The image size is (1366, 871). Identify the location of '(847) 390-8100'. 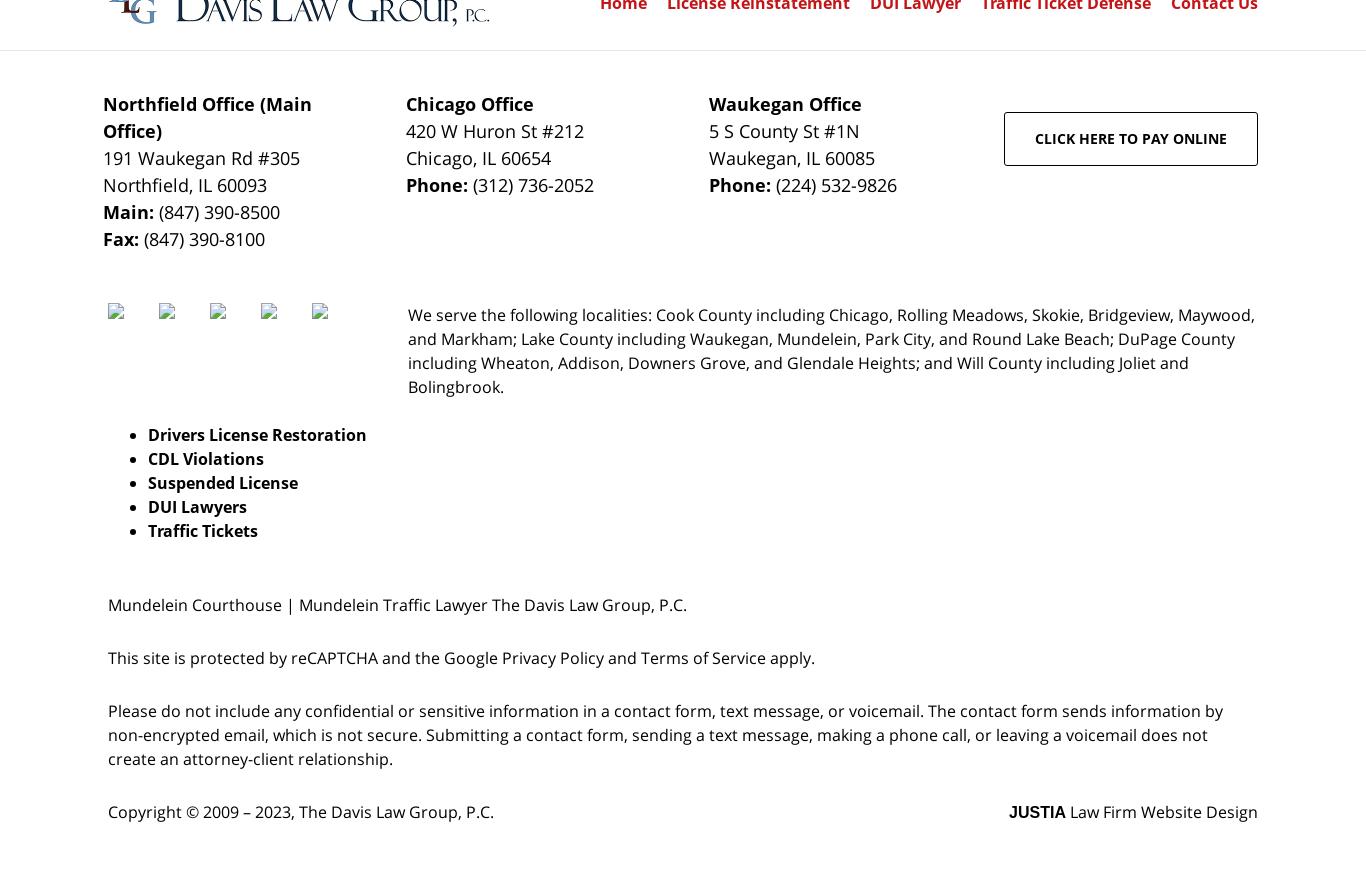
(202, 239).